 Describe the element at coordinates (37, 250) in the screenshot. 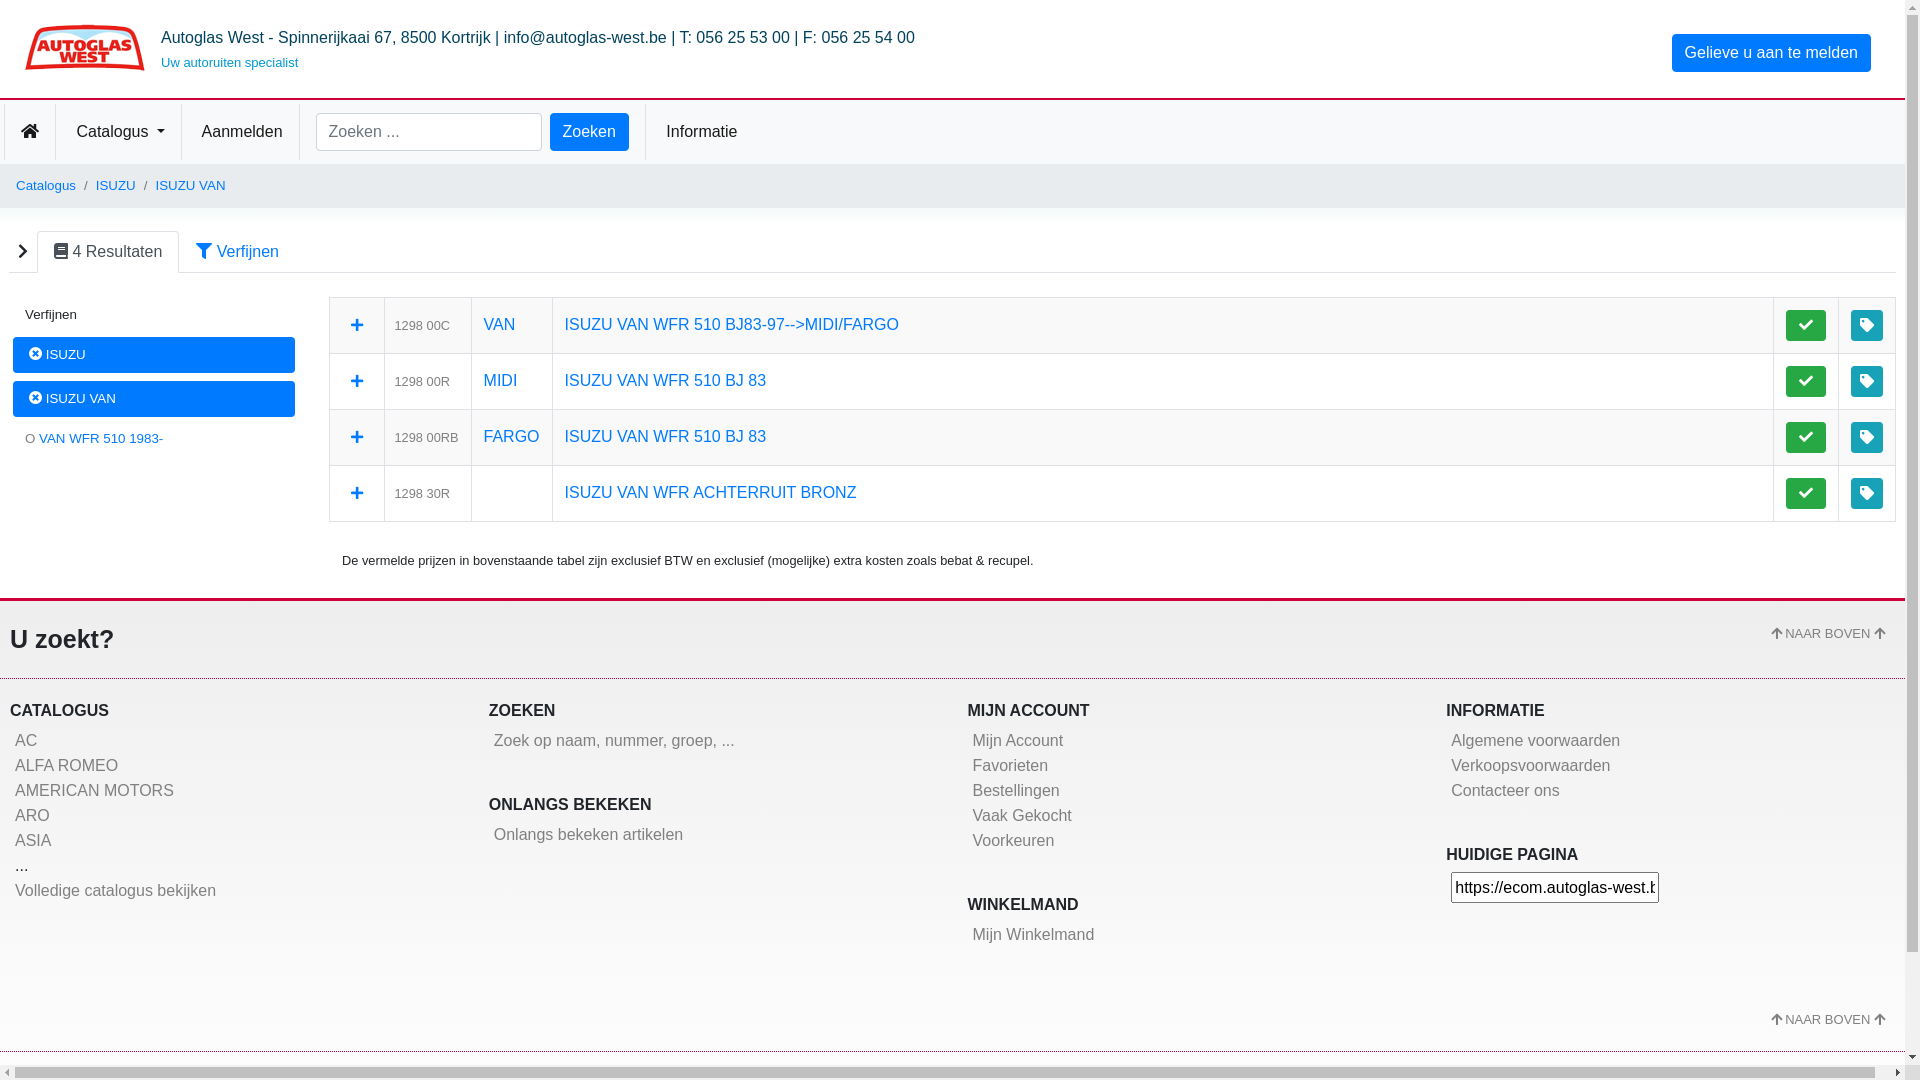

I see `'4 Resultaten'` at that location.